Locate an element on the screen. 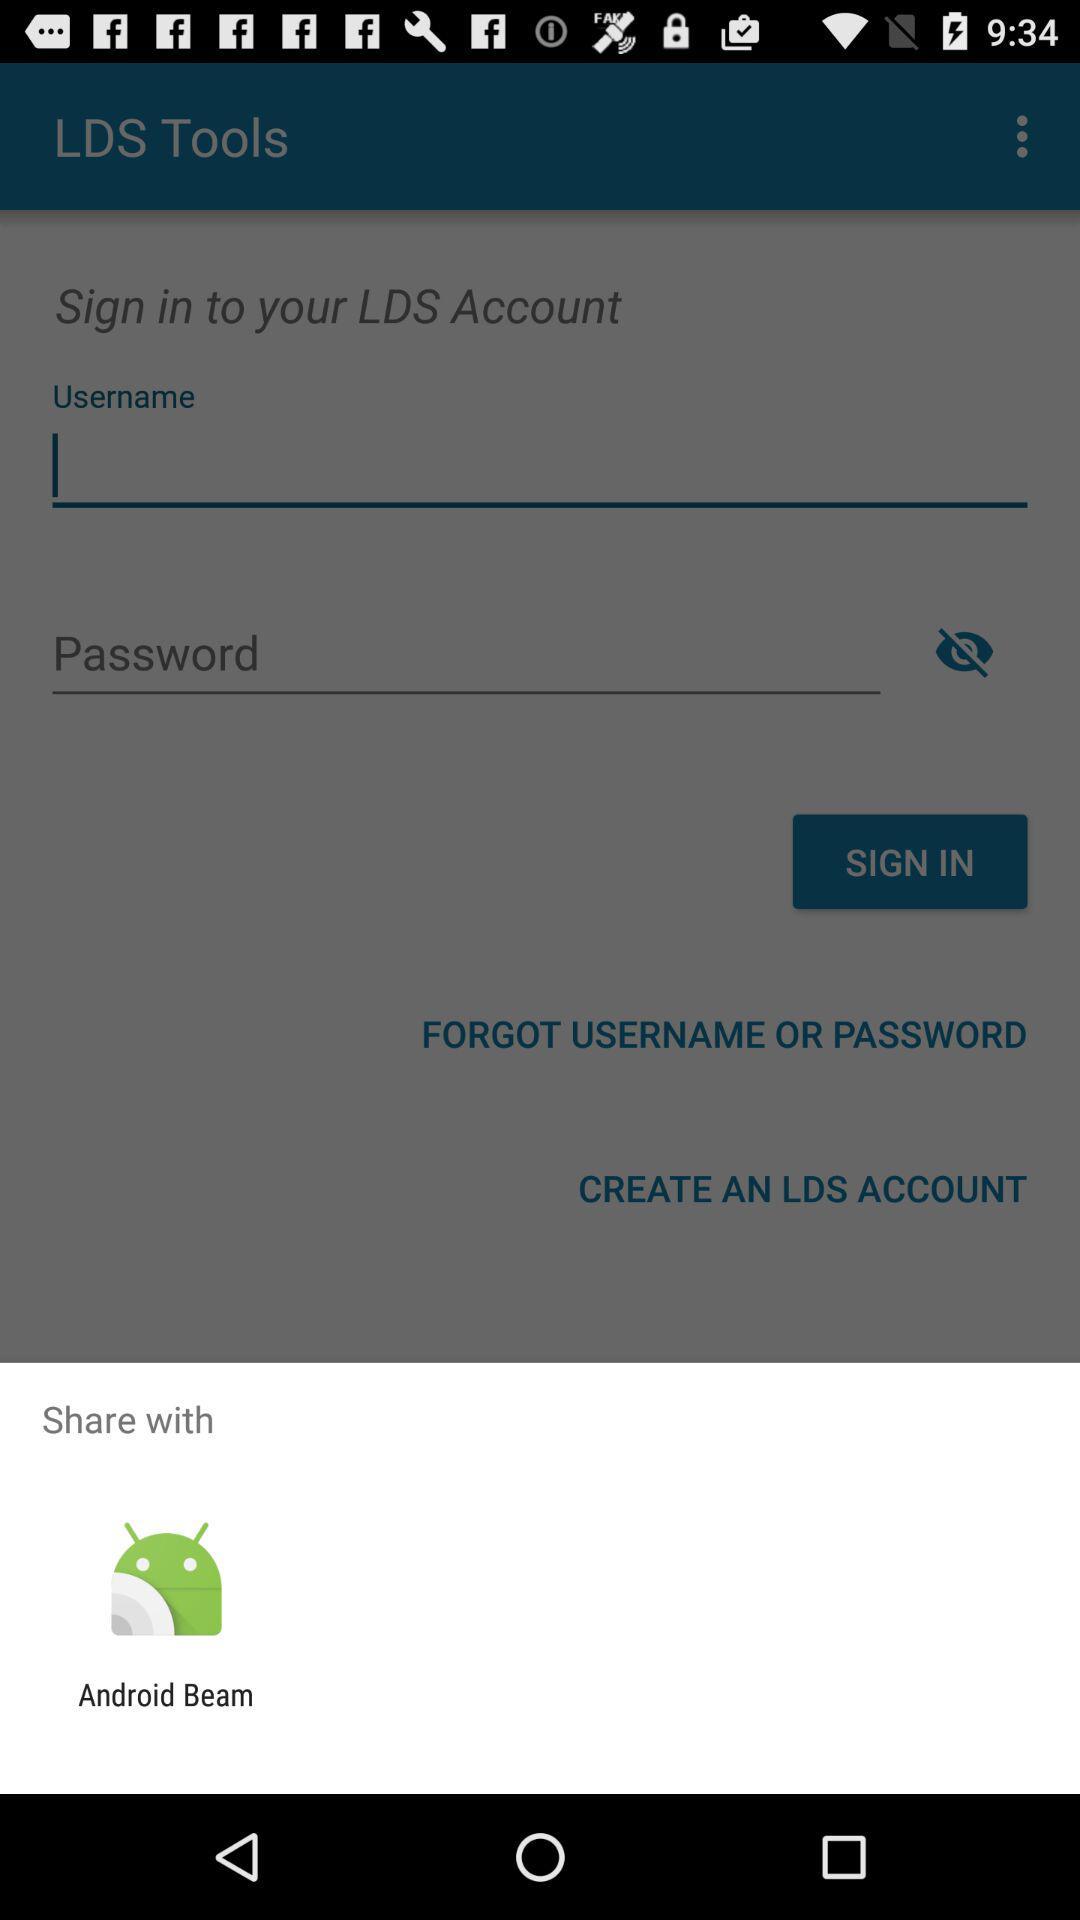  android beam item is located at coordinates (165, 1711).